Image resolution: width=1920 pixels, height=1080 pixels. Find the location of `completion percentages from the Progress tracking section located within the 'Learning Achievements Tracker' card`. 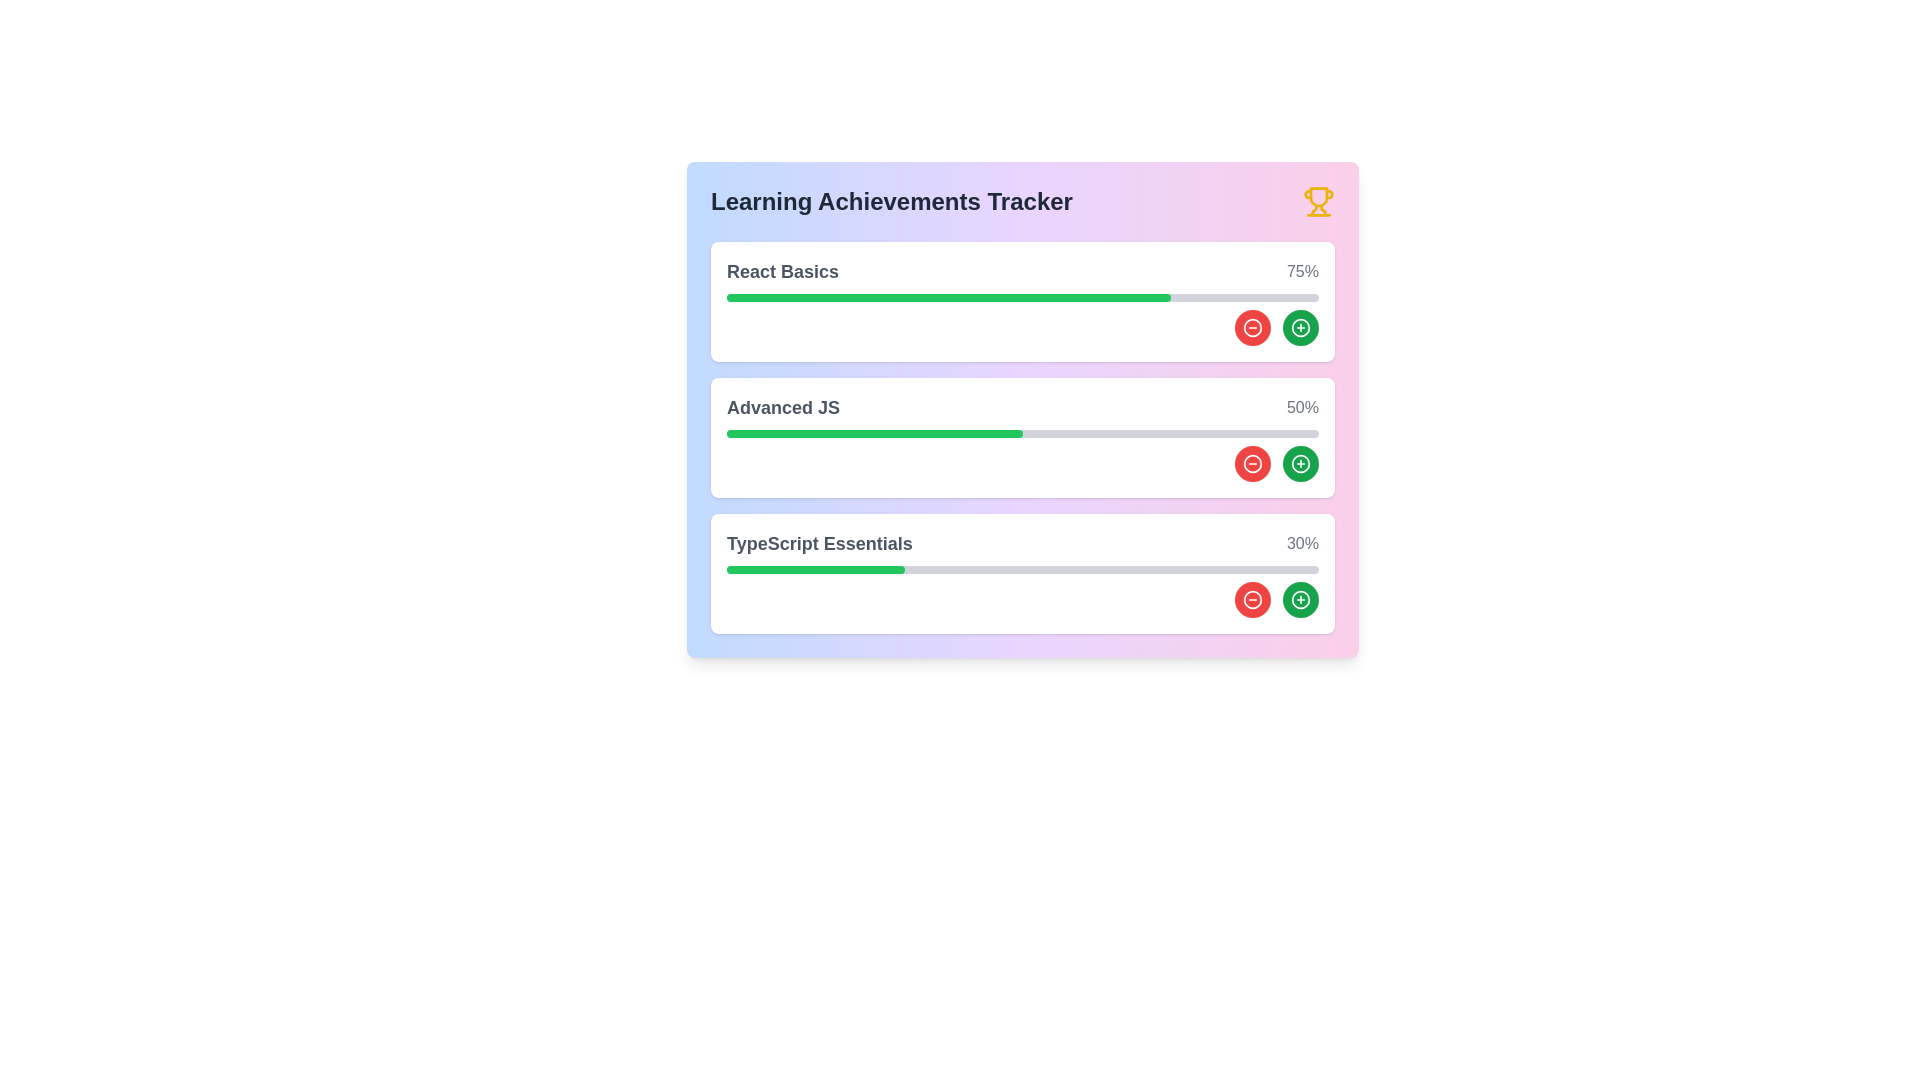

completion percentages from the Progress tracking section located within the 'Learning Achievements Tracker' card is located at coordinates (1022, 437).